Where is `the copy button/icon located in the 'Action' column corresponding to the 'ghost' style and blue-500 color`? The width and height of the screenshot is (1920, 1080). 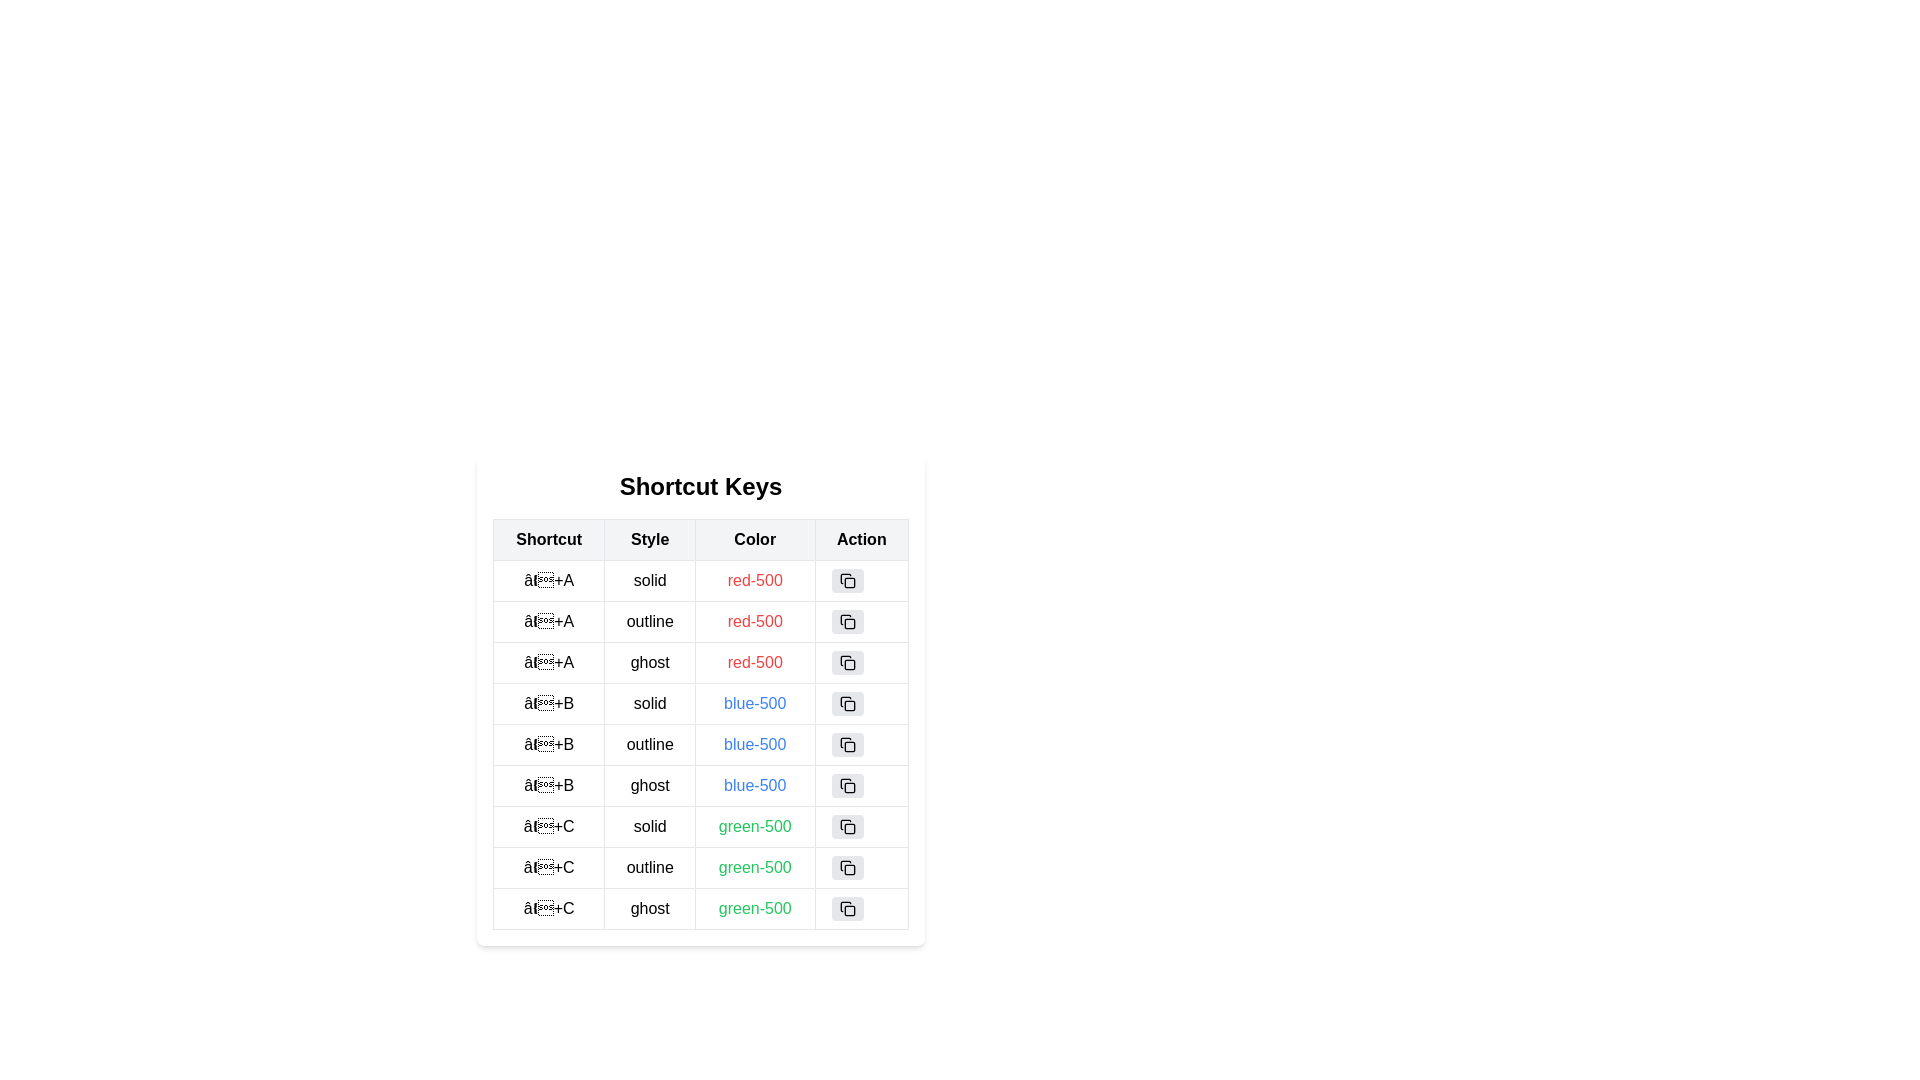
the copy button/icon located in the 'Action' column corresponding to the 'ghost' style and blue-500 color is located at coordinates (847, 785).